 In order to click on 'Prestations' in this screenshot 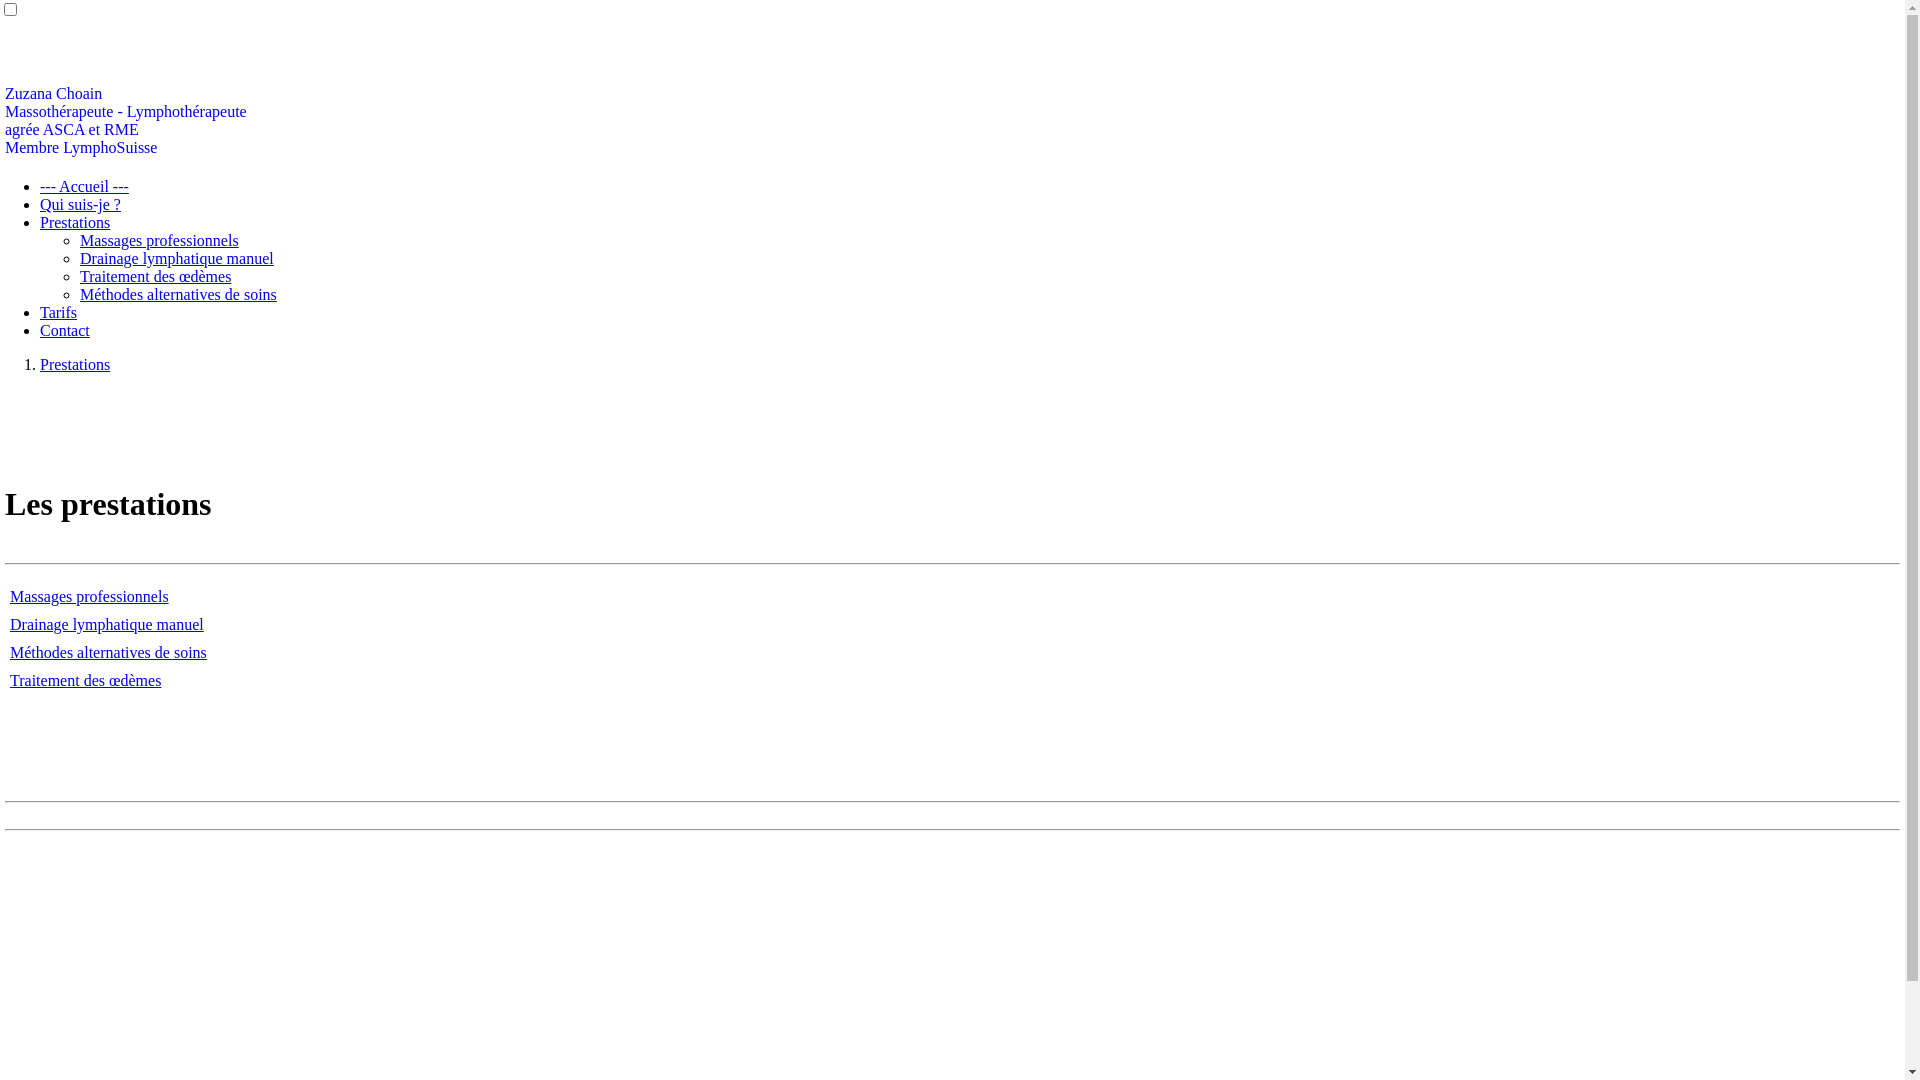, I will do `click(75, 364)`.